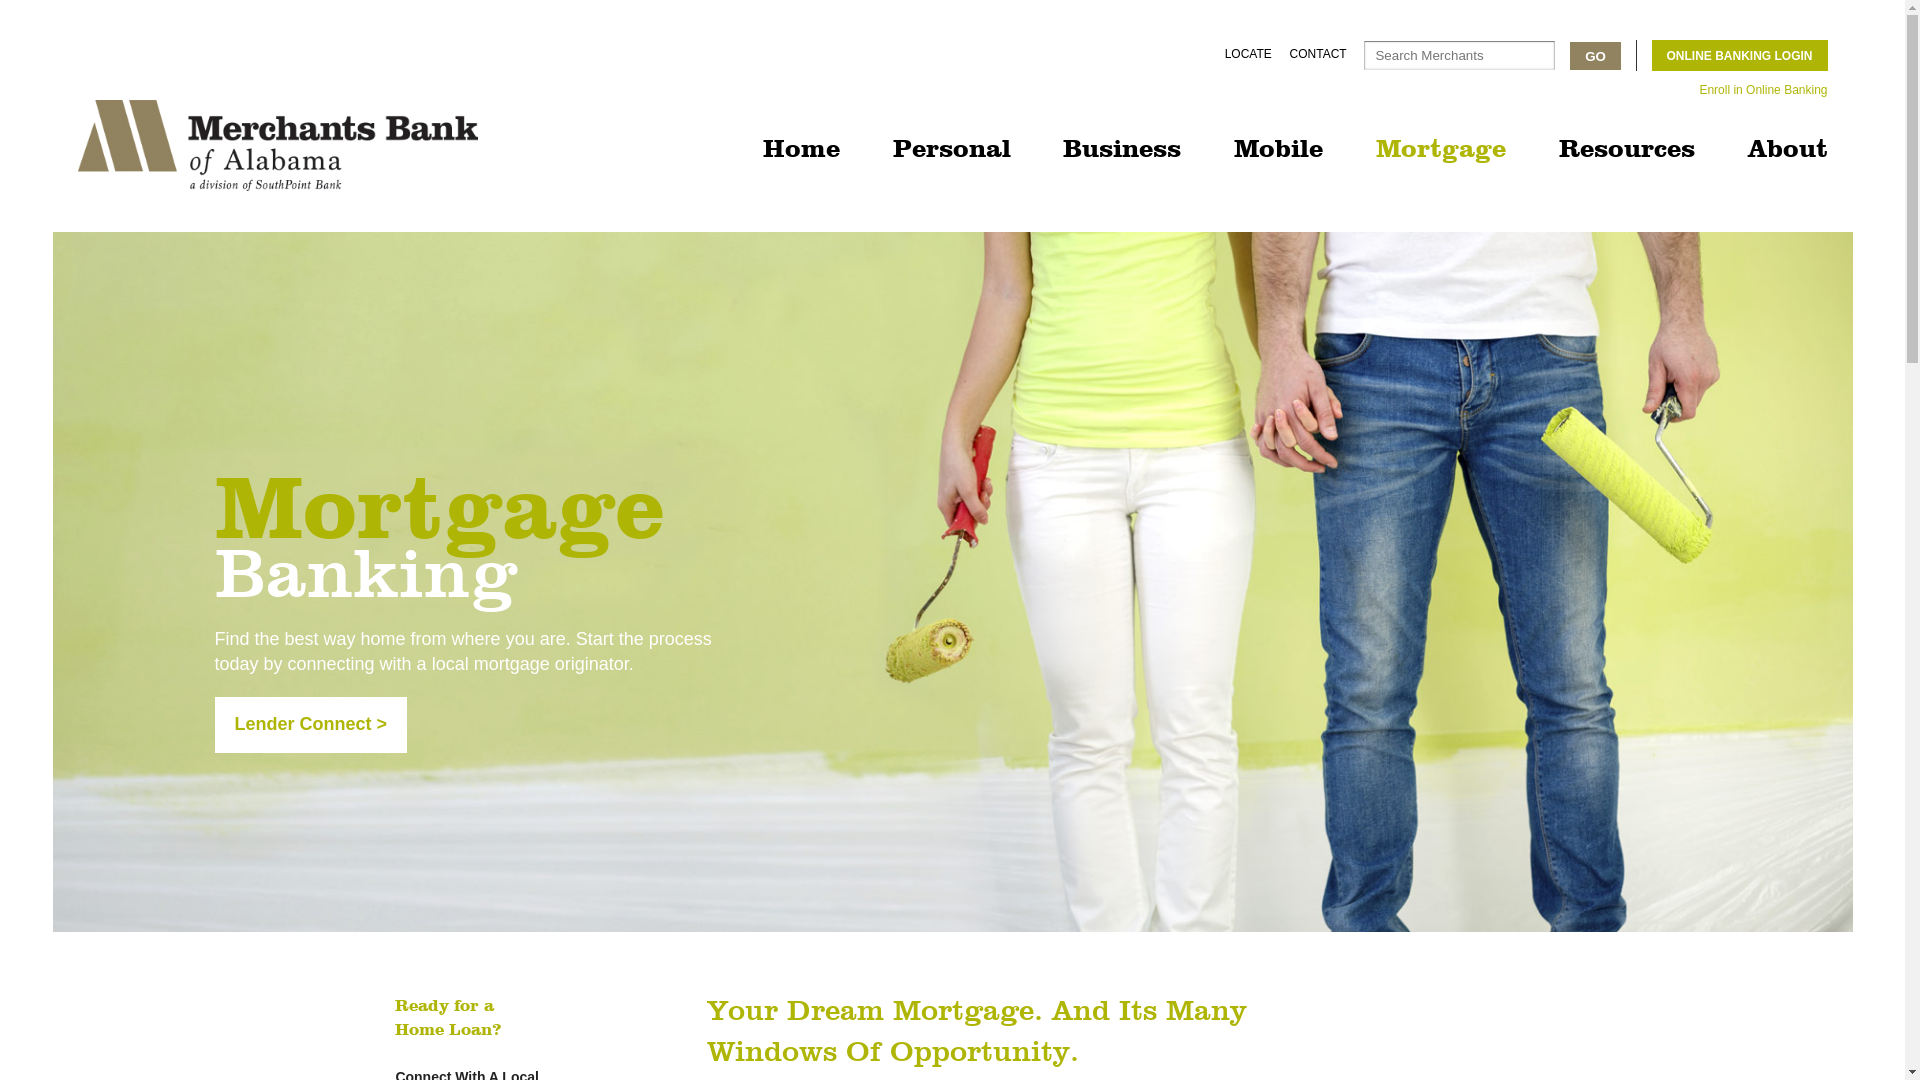 The height and width of the screenshot is (1080, 1920). I want to click on 'Lender Connect >', so click(309, 724).